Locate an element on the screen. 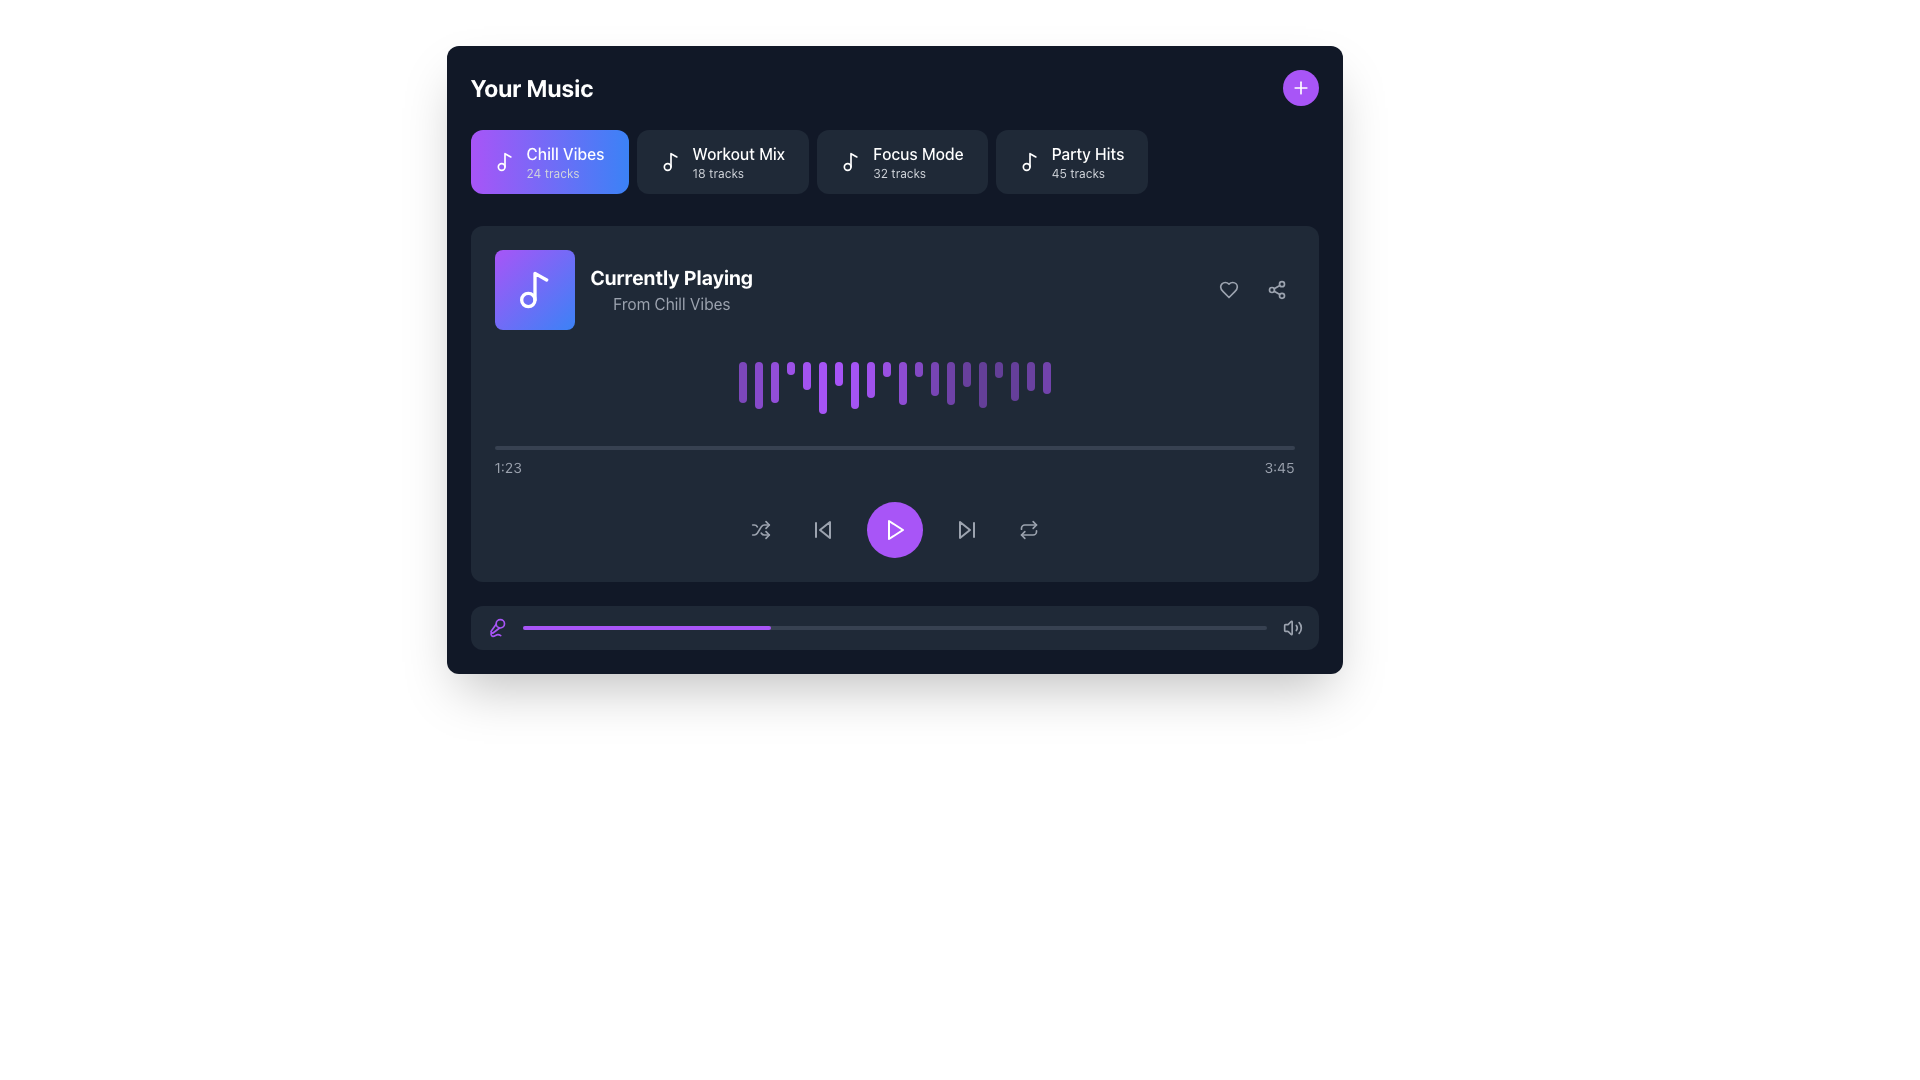 The image size is (1920, 1080). the music progress bar is located at coordinates (961, 627).